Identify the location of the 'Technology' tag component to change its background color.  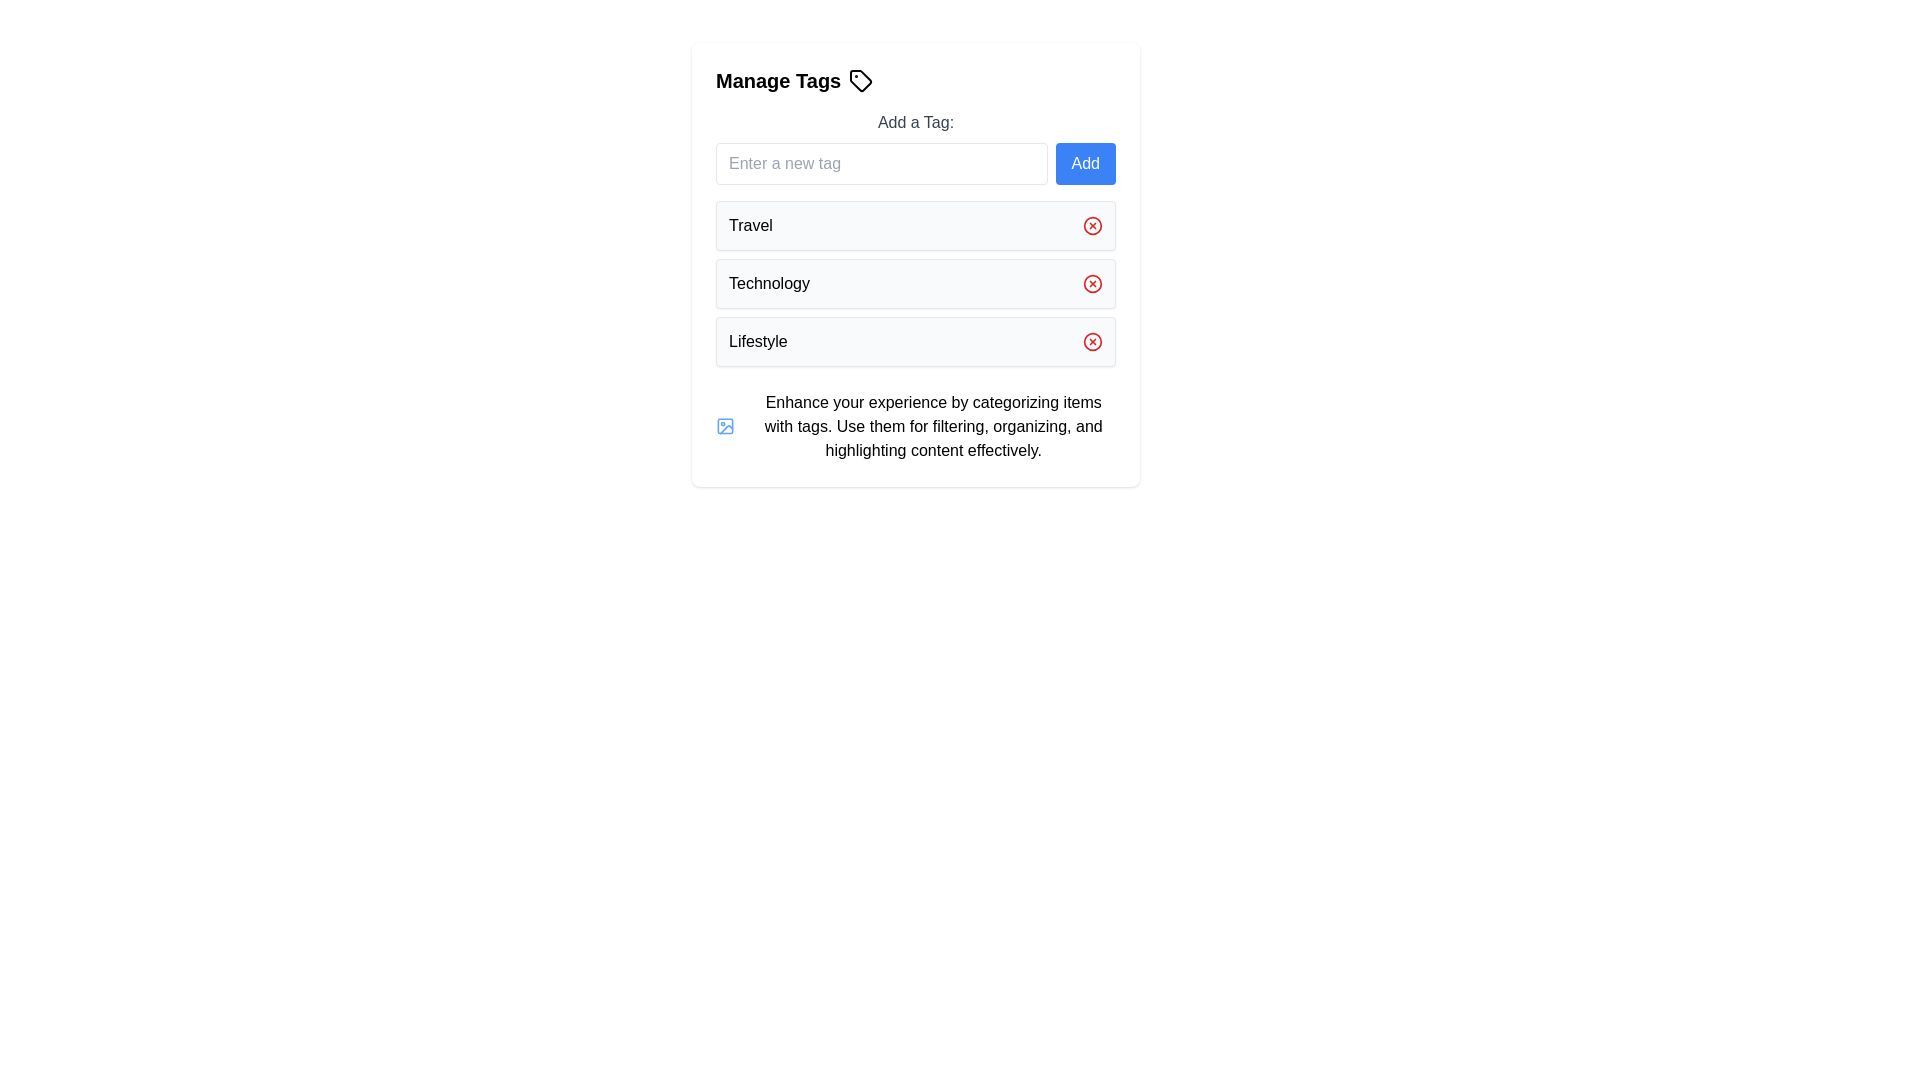
(915, 284).